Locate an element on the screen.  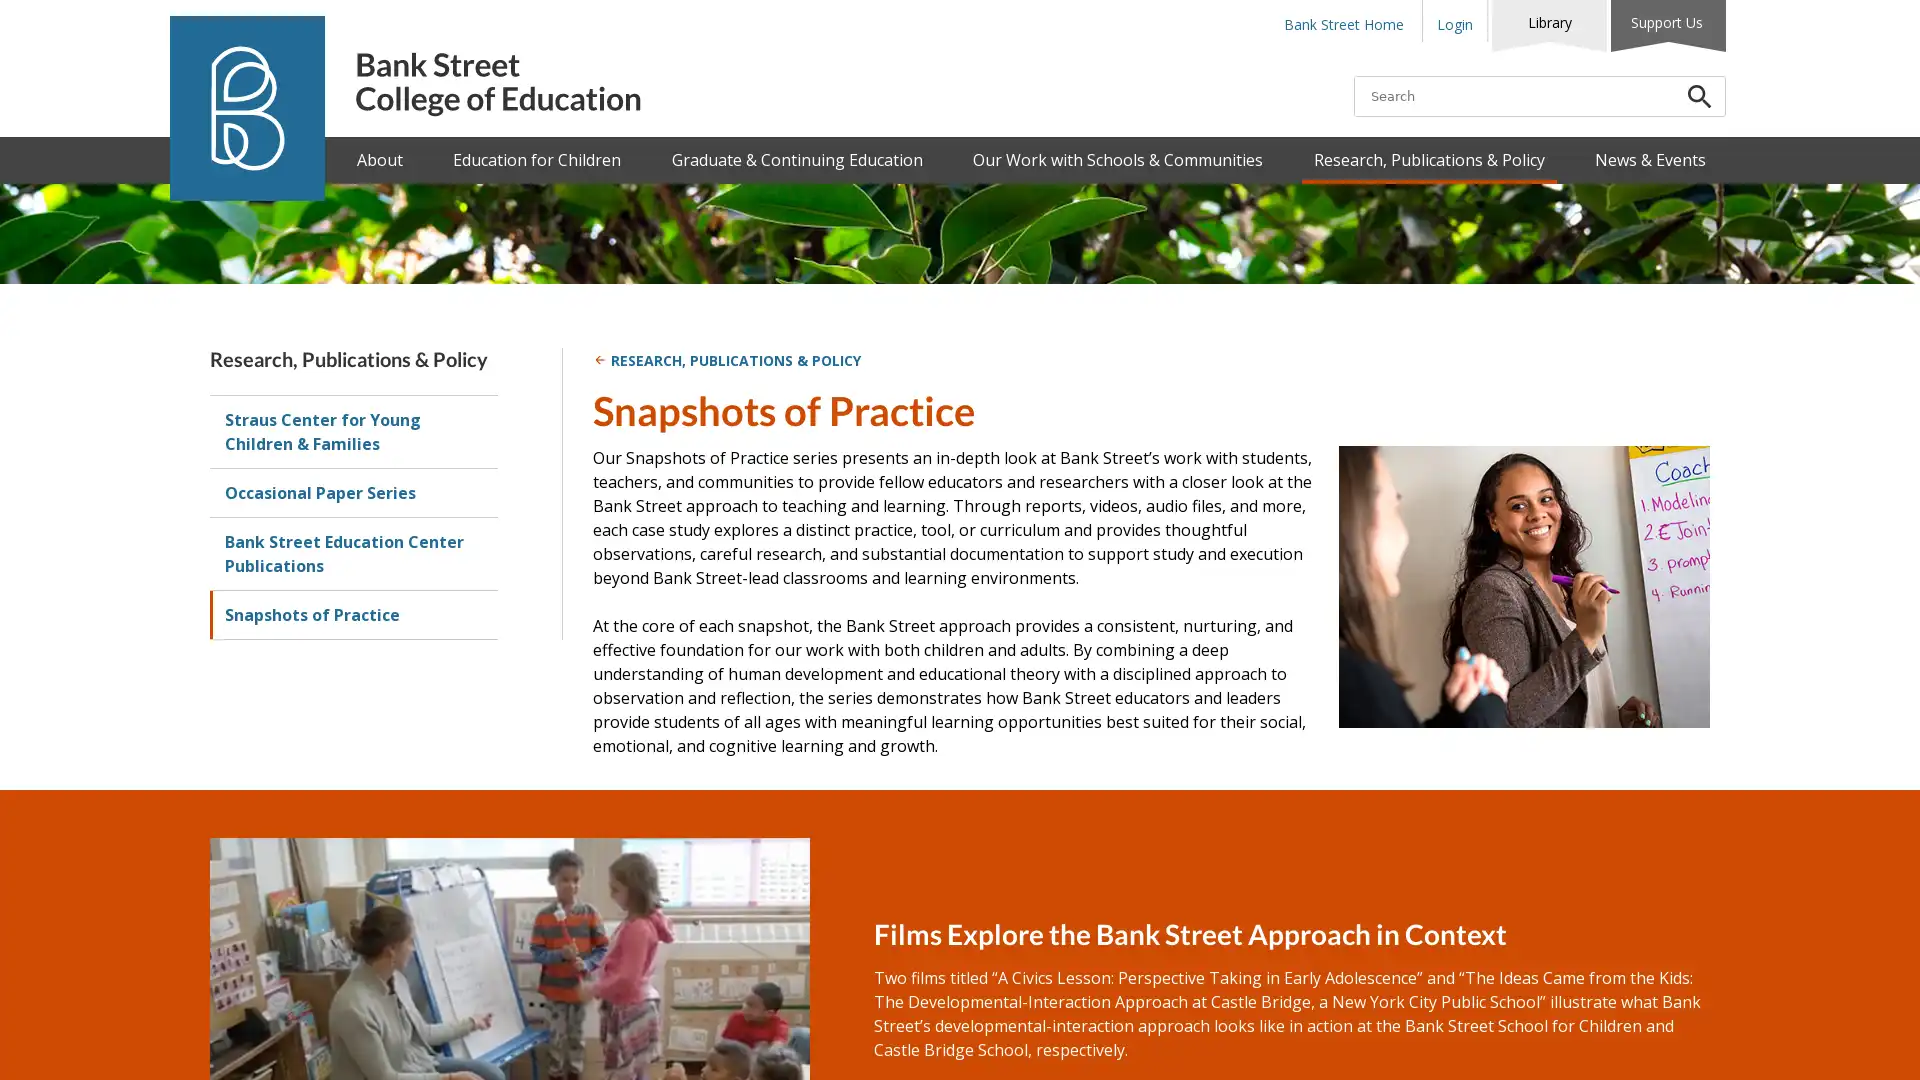
About is located at coordinates (379, 159).